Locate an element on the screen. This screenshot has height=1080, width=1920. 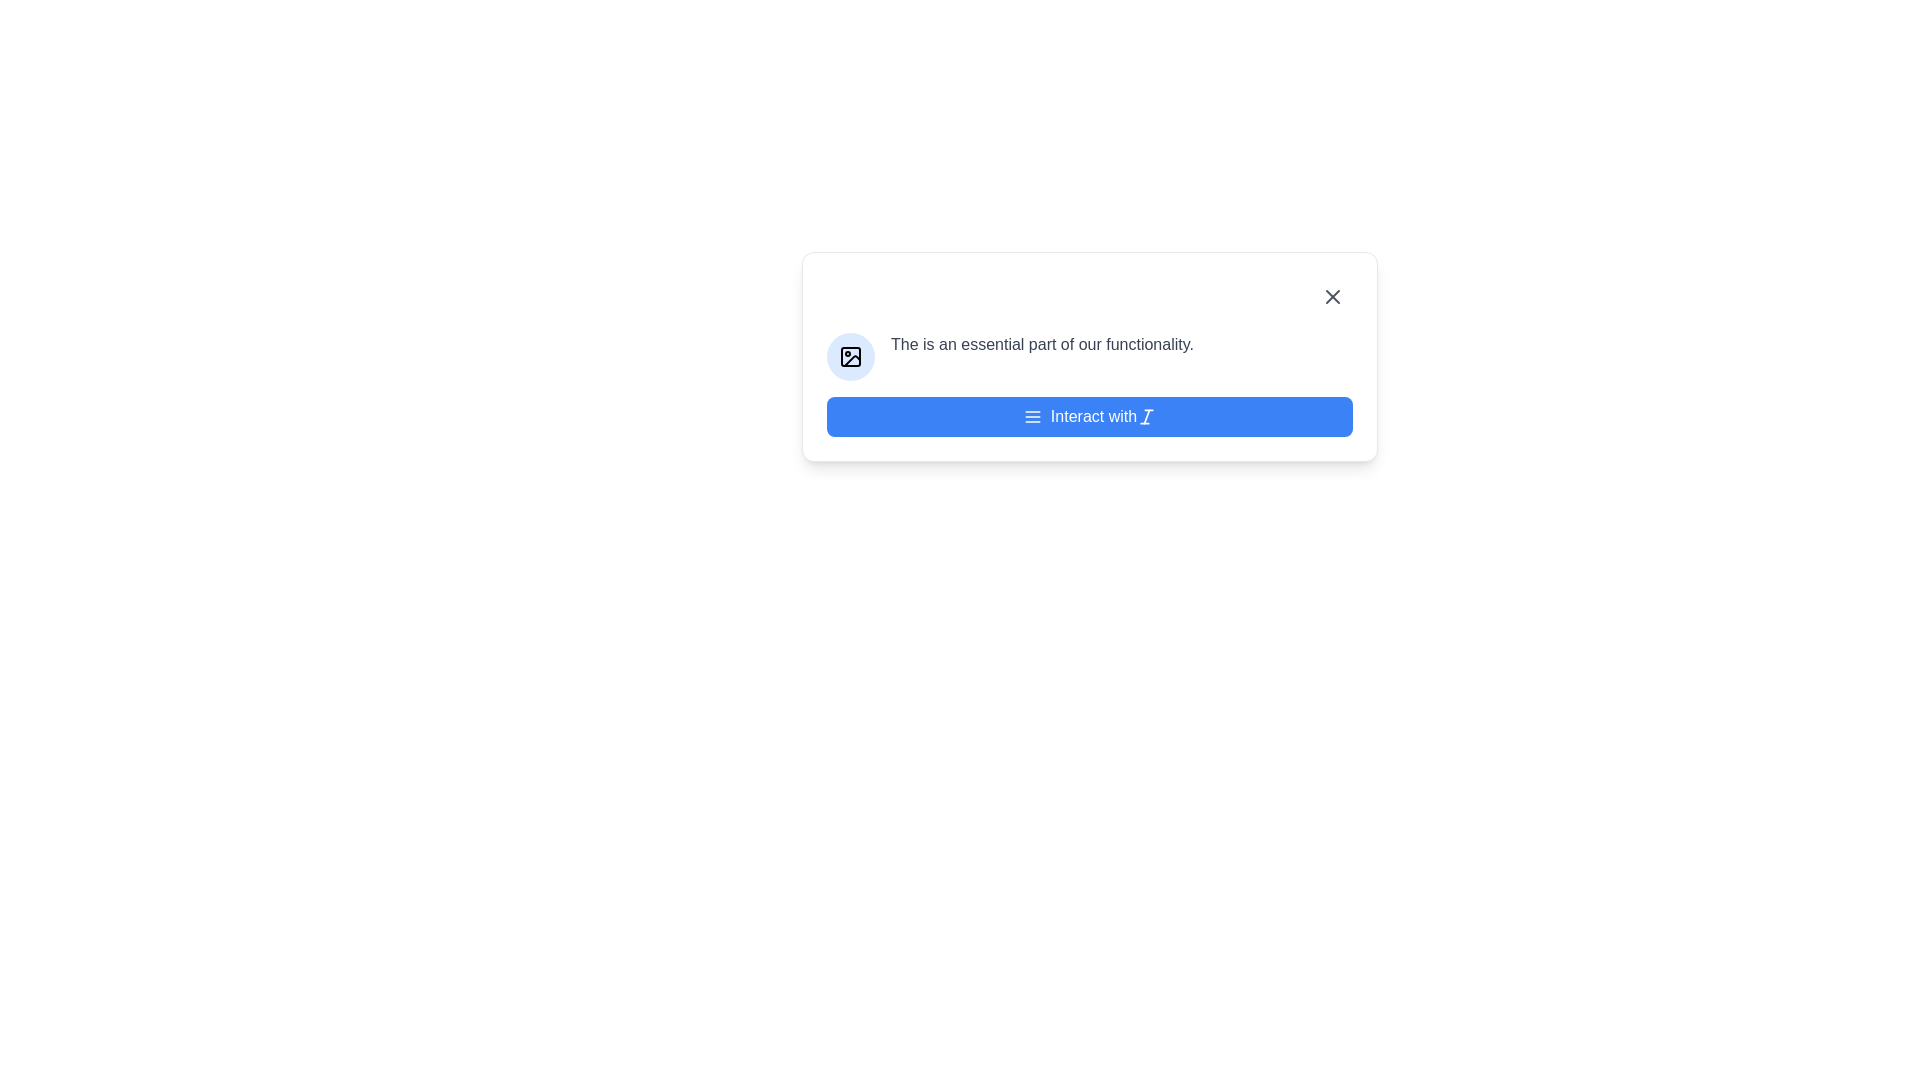
the gray 'X' button located at the top-right corner of the dialog box is located at coordinates (1333, 297).